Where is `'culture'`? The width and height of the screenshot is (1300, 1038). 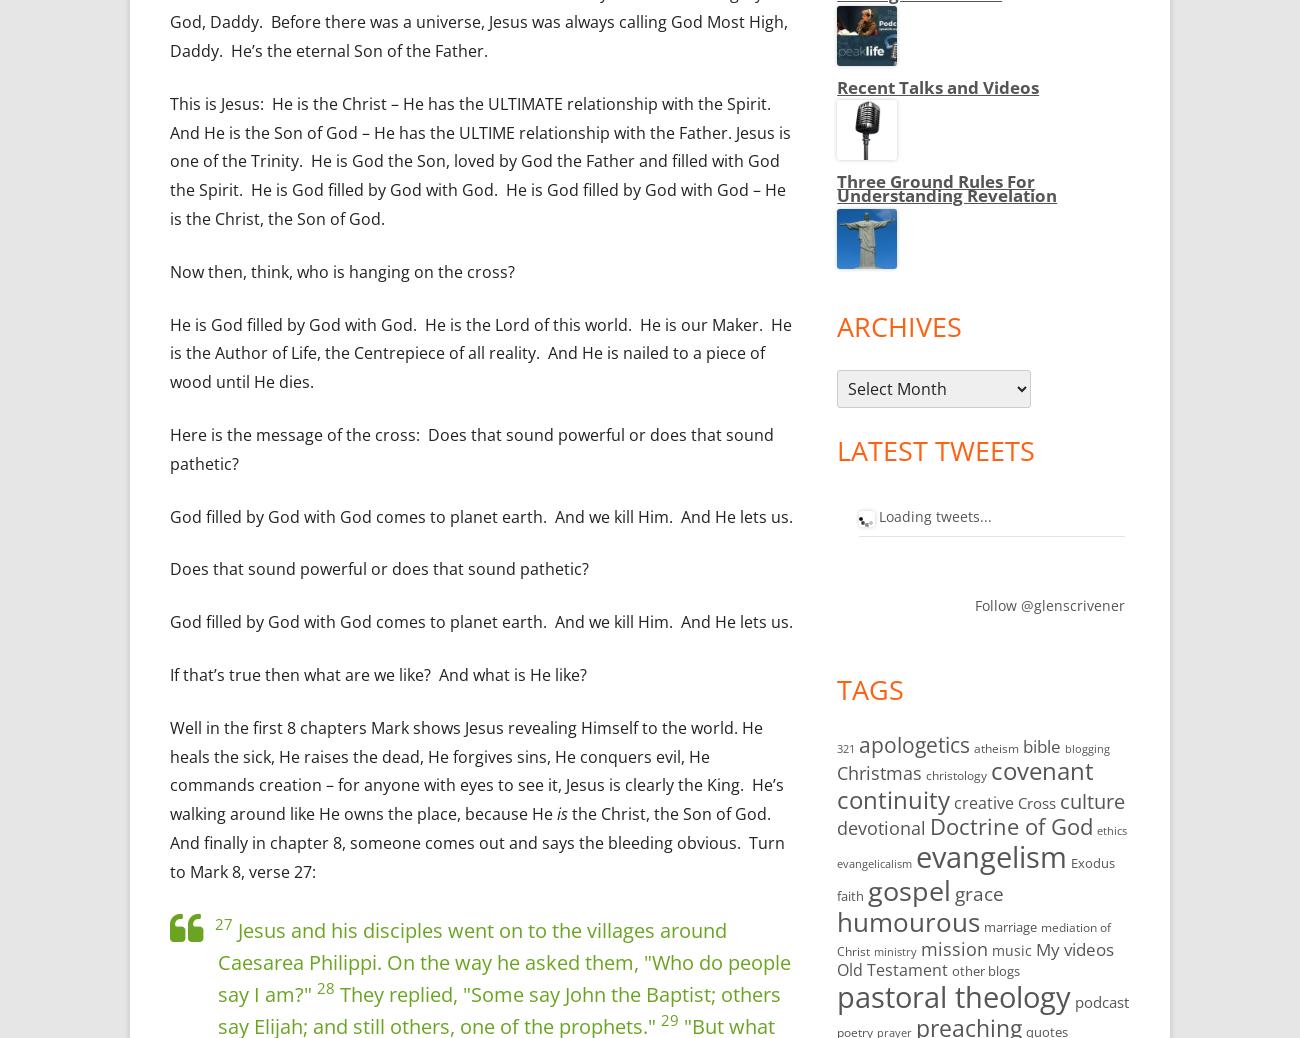
'culture' is located at coordinates (1091, 800).